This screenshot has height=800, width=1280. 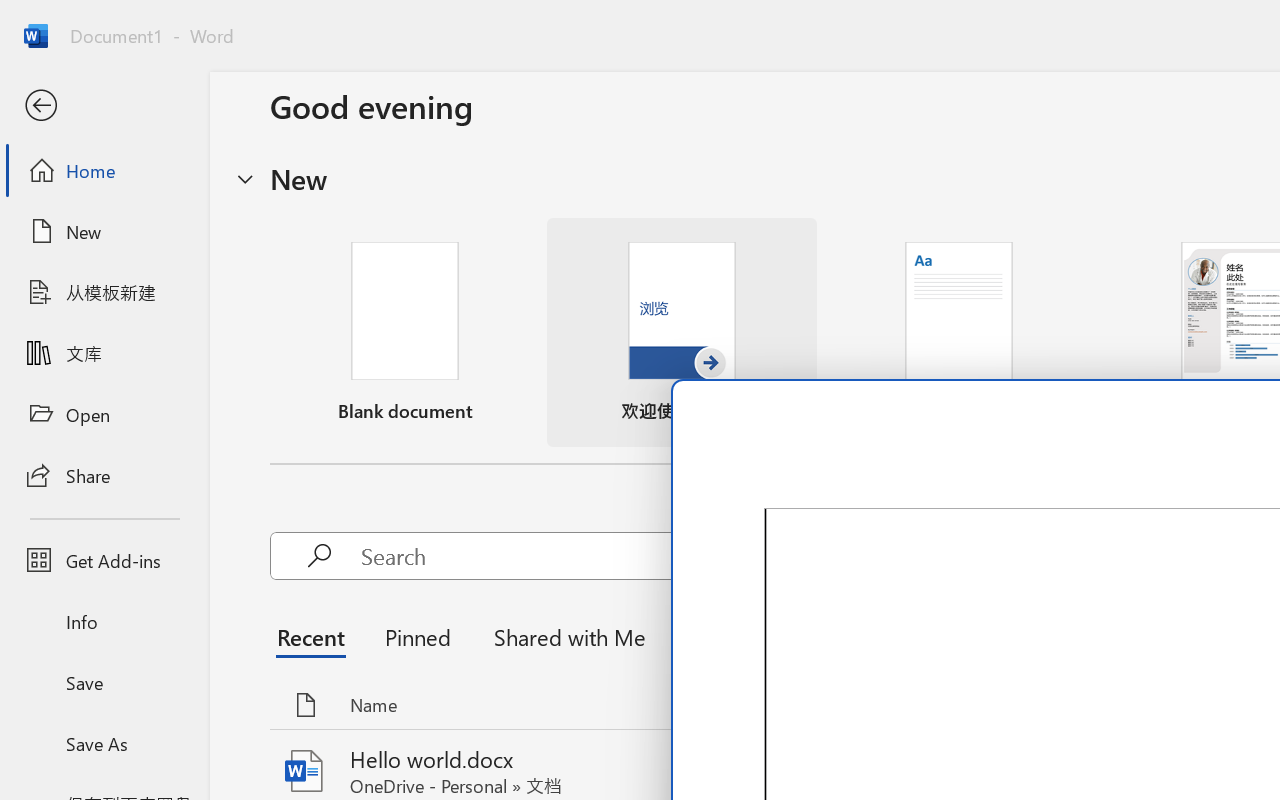 I want to click on 'Shared with Me', so click(x=562, y=635).